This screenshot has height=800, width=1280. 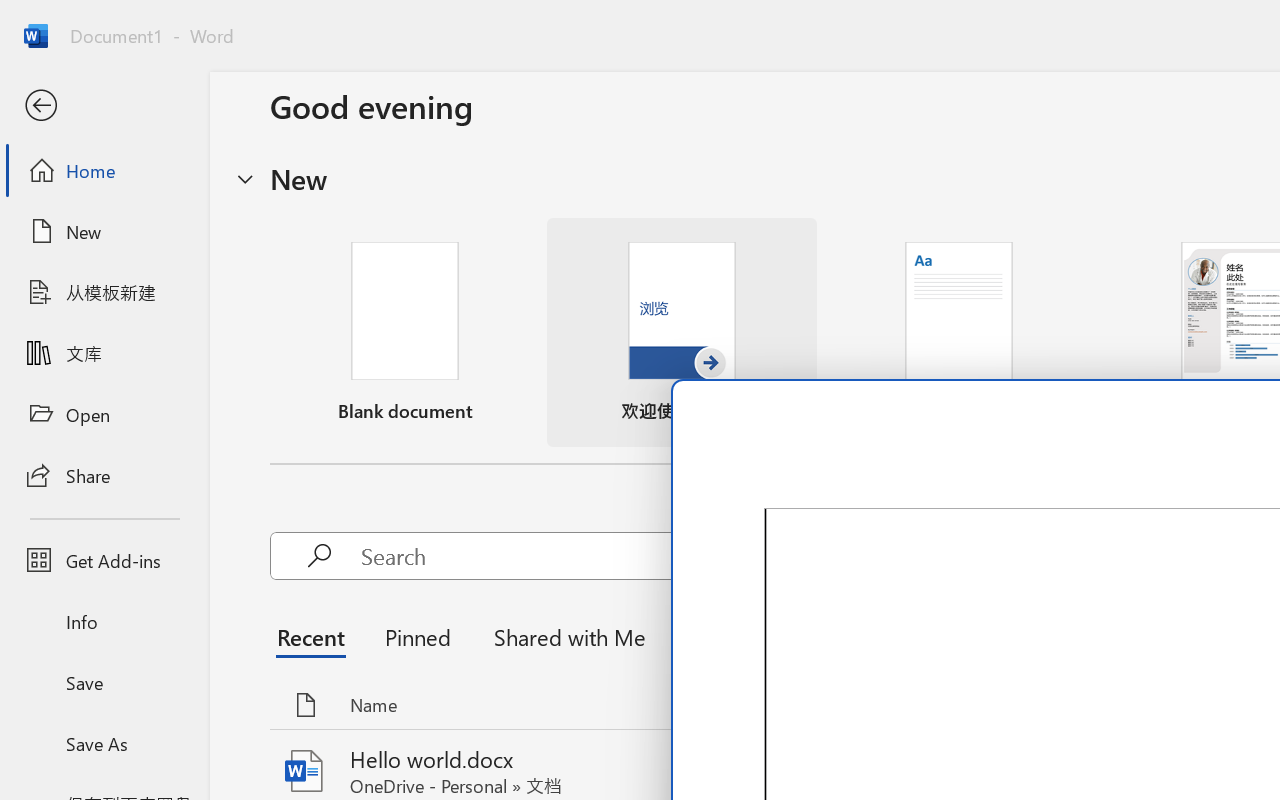 I want to click on 'Shared with Me', so click(x=562, y=635).